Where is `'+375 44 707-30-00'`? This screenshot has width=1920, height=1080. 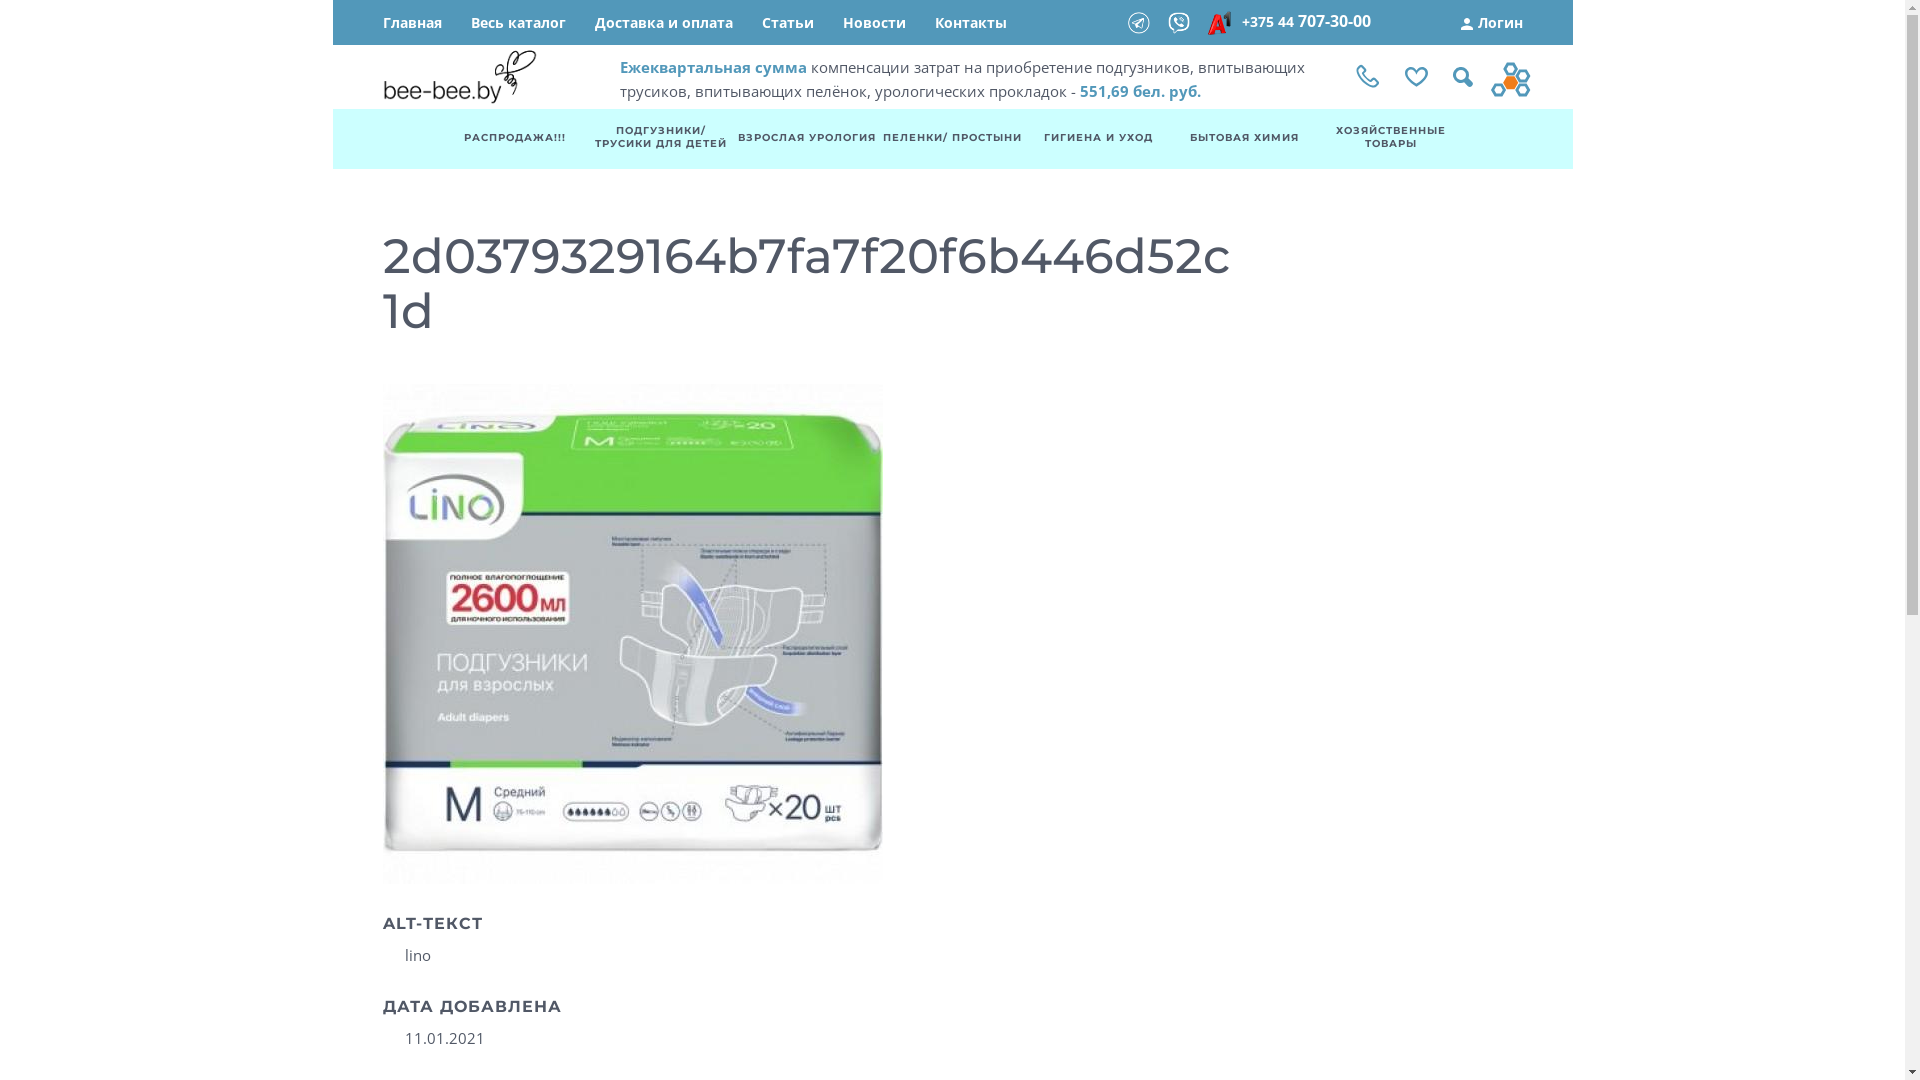 '+375 44 707-30-00' is located at coordinates (1304, 21).